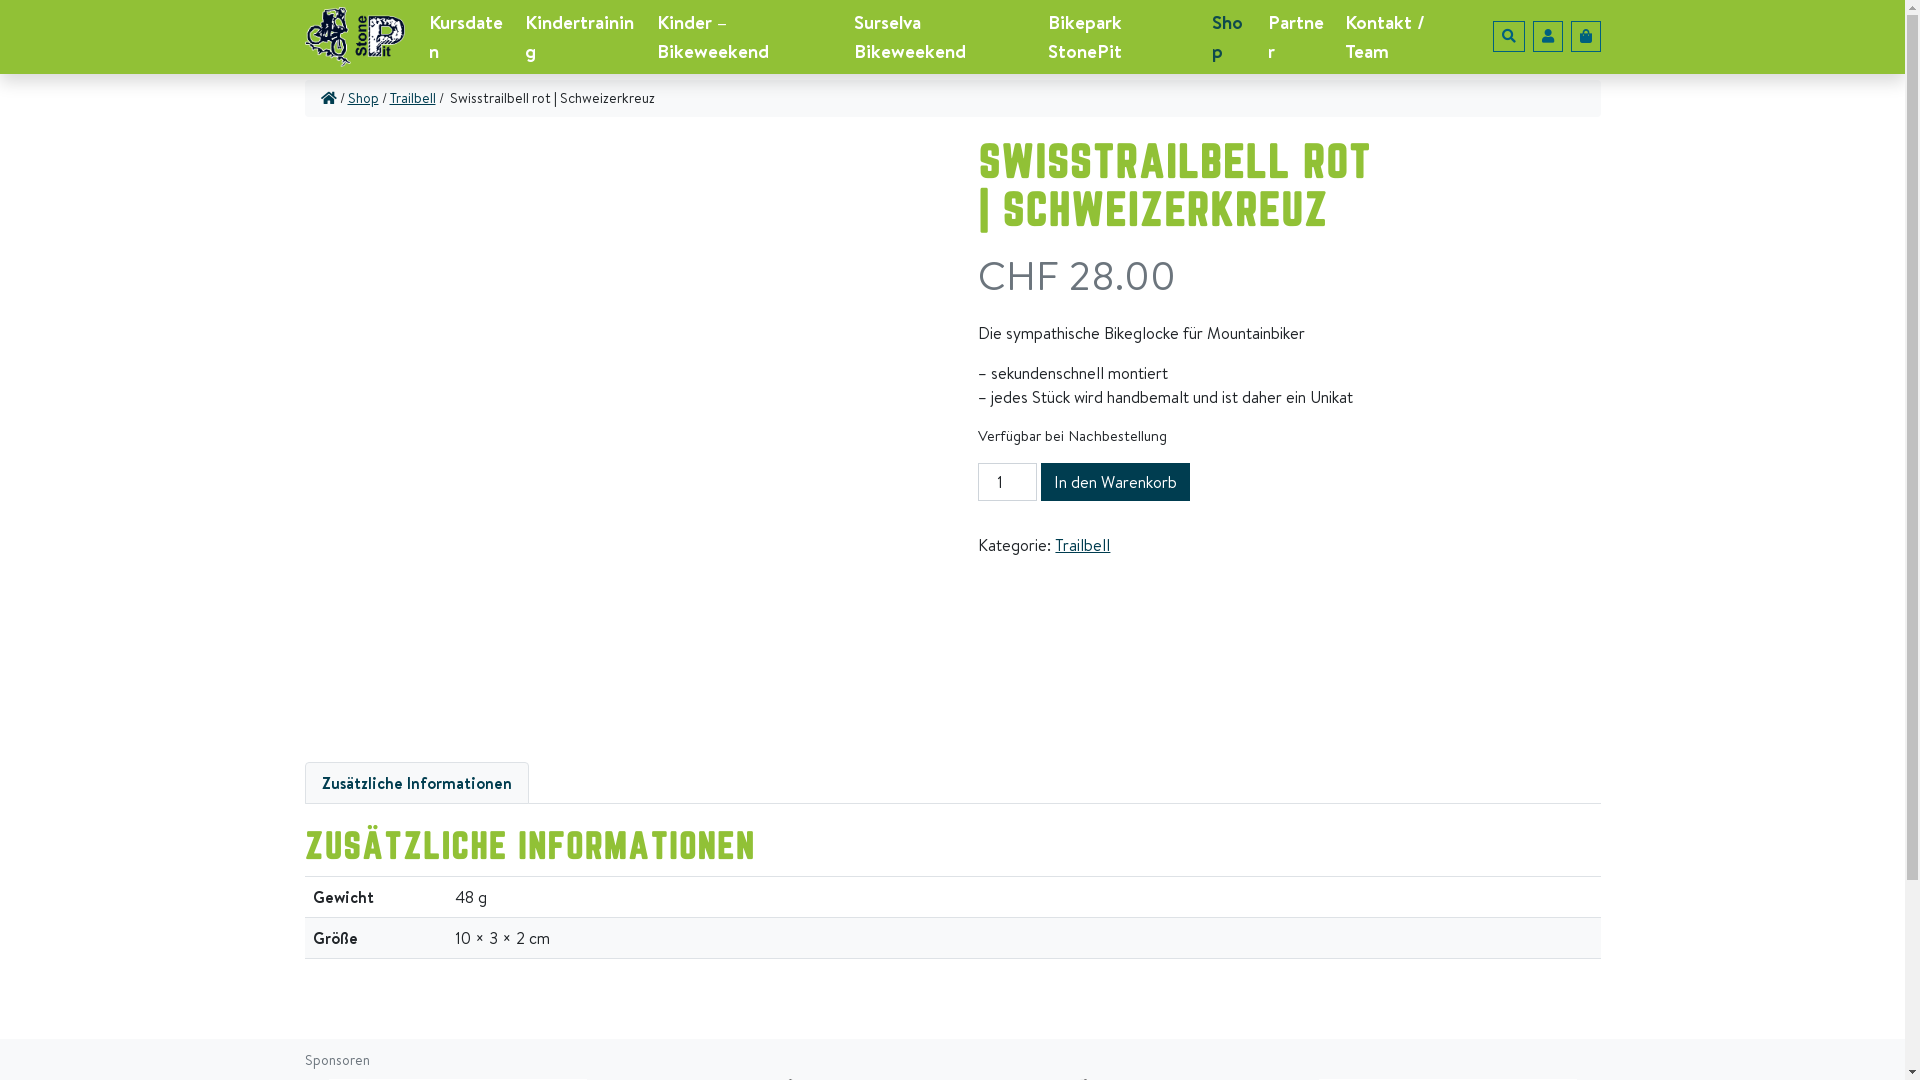 The image size is (1920, 1080). I want to click on 'Kursdaten', so click(467, 37).